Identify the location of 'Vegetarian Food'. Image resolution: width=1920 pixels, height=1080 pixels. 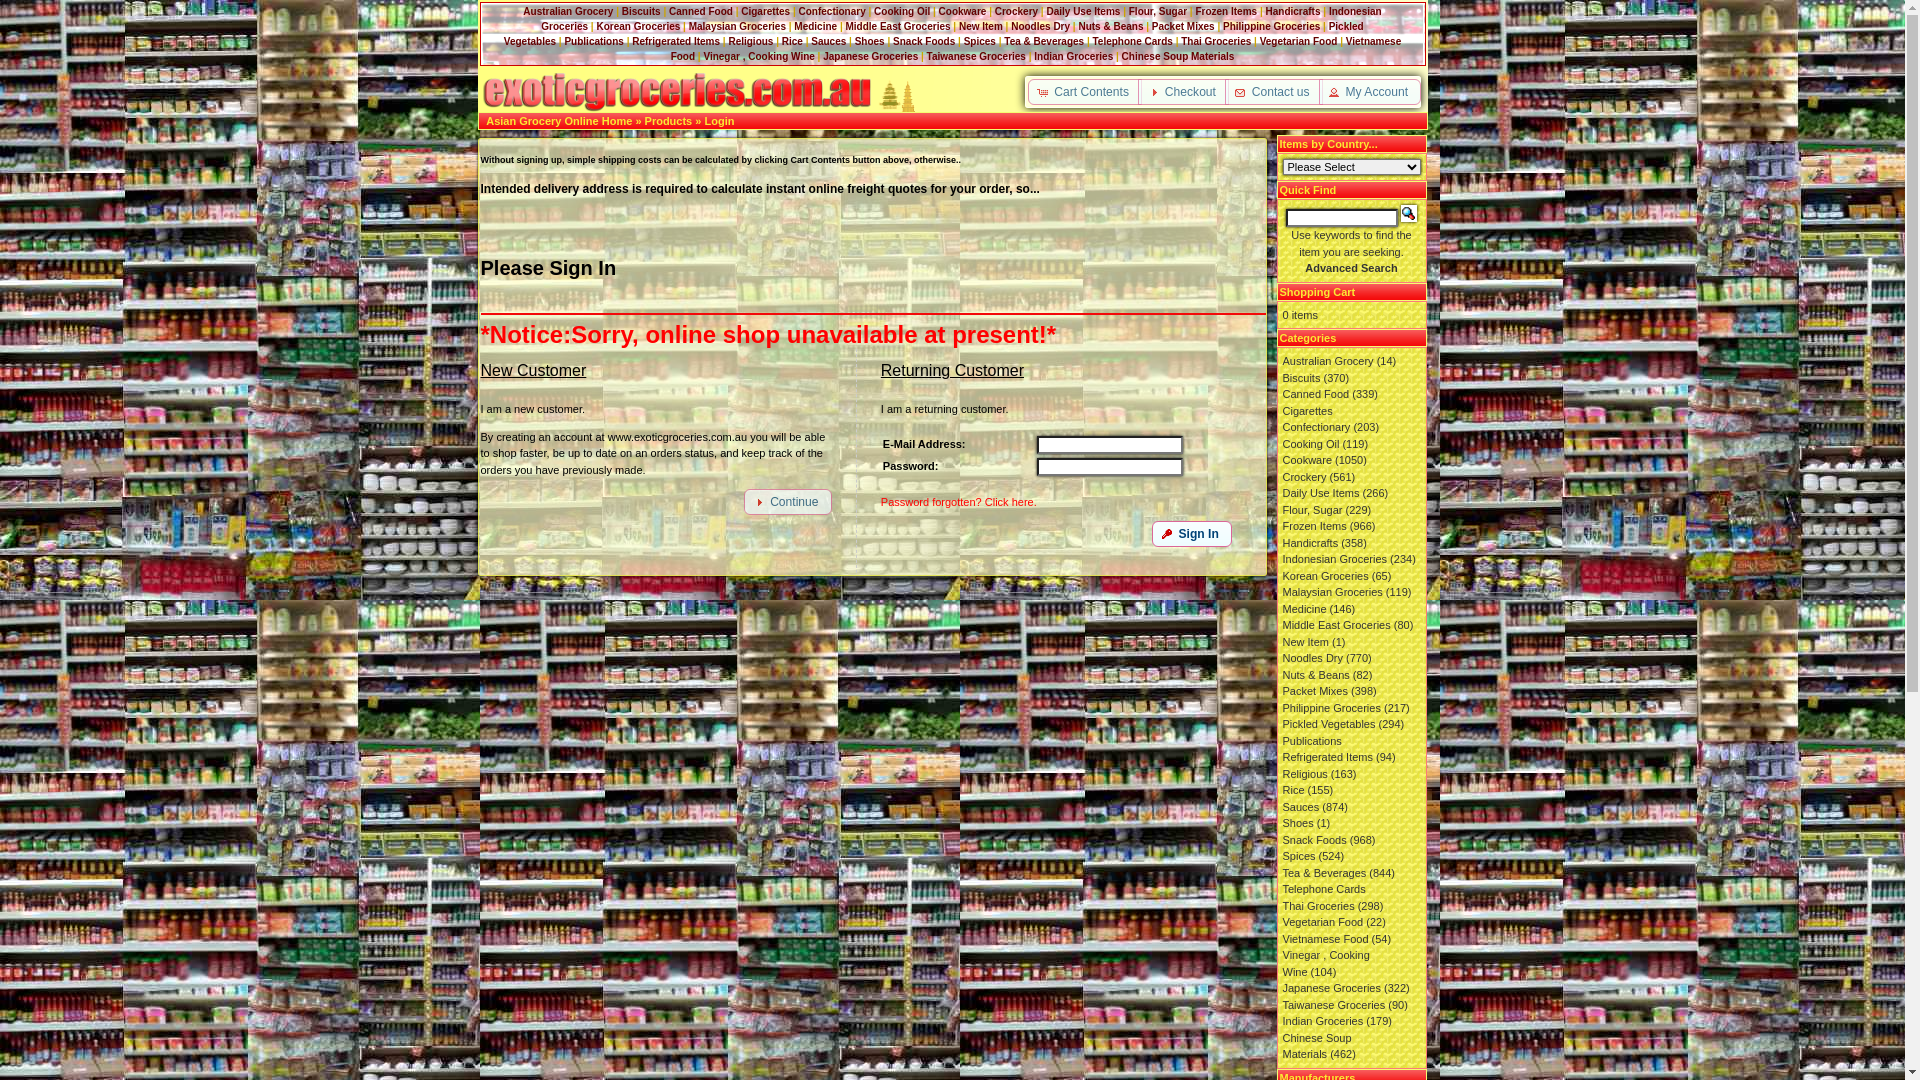
(1258, 41).